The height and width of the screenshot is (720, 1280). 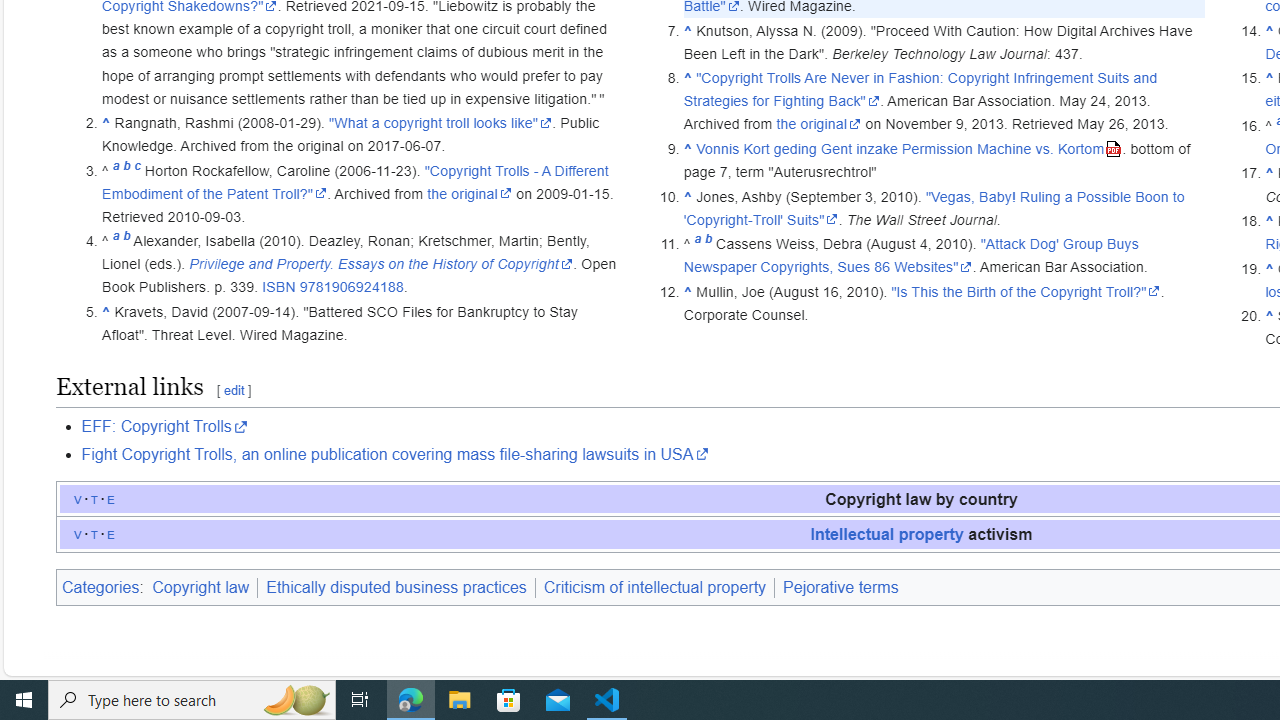 I want to click on 'Intellectual property', so click(x=886, y=532).